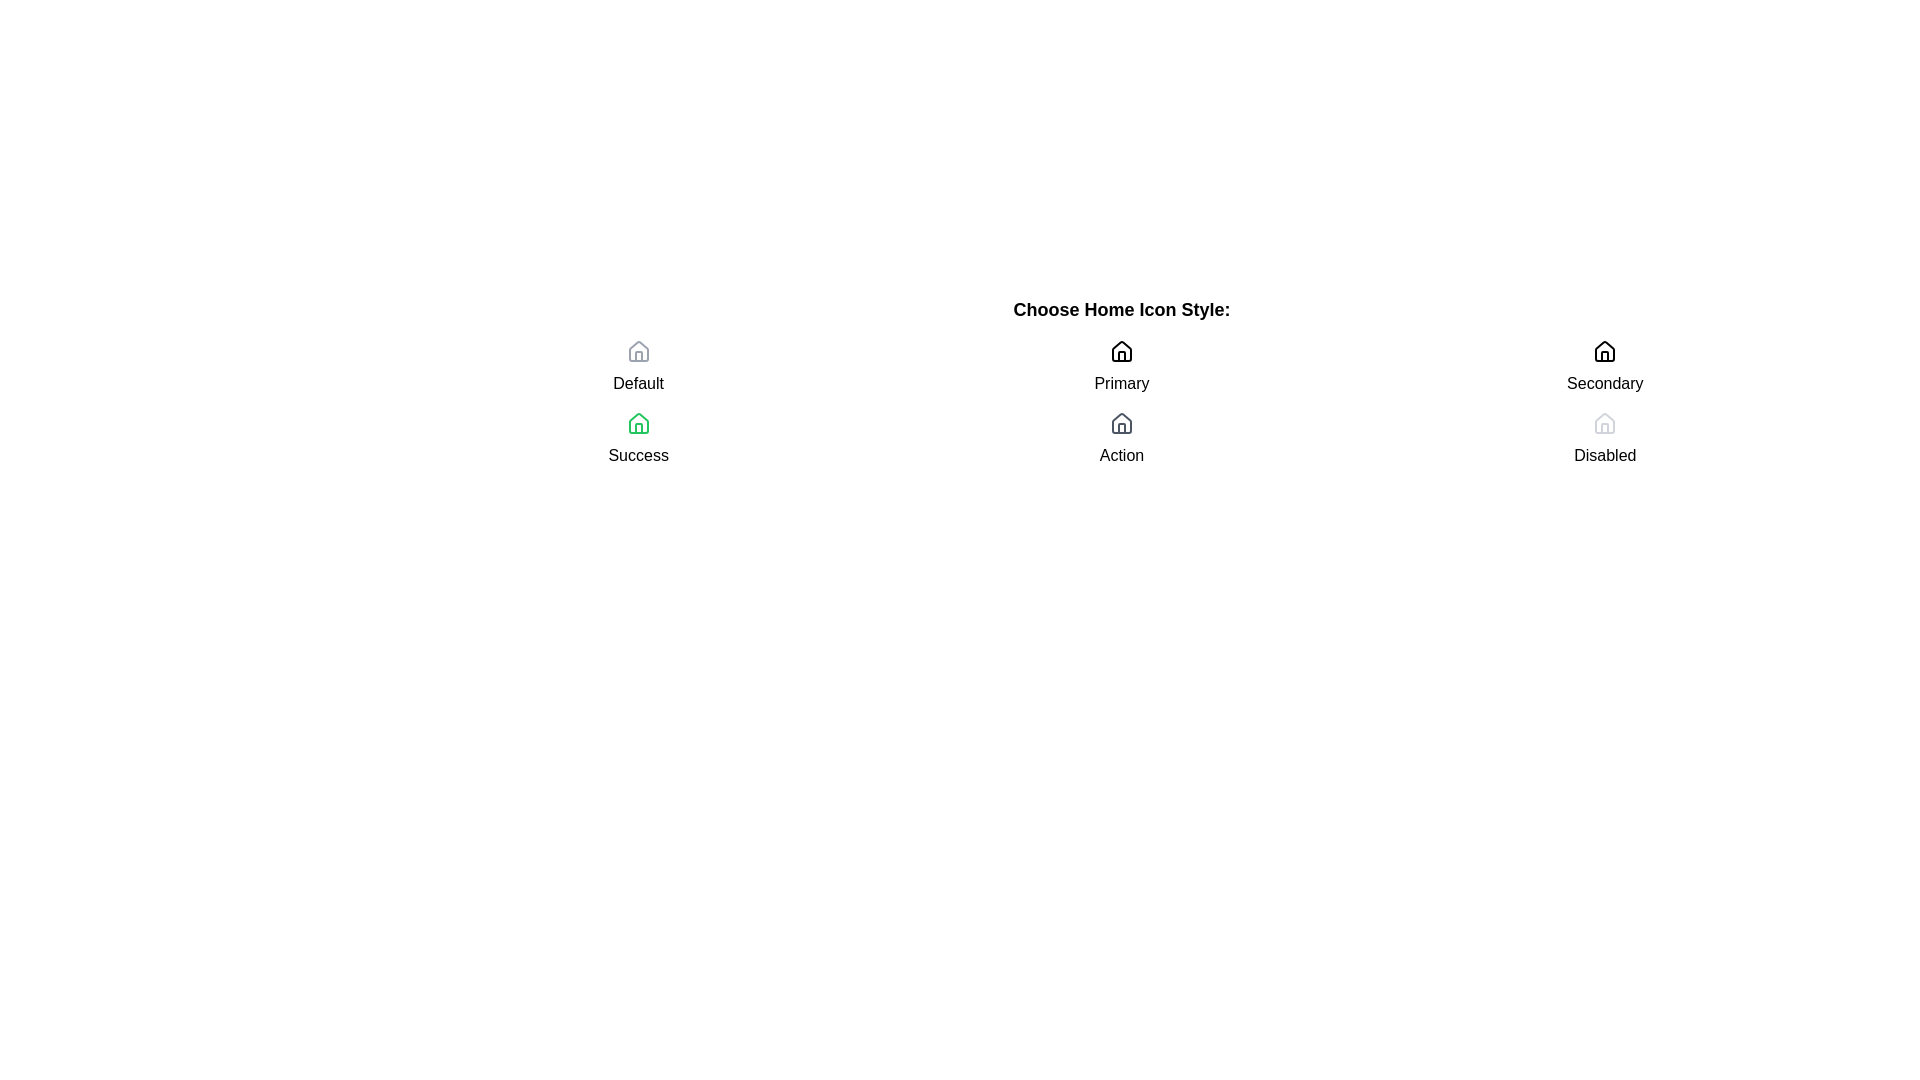 This screenshot has height=1080, width=1920. Describe the element at coordinates (1605, 350) in the screenshot. I see `the button labeled 'Secondary' that contains the house icon with a triangular roof and rectangular base` at that location.